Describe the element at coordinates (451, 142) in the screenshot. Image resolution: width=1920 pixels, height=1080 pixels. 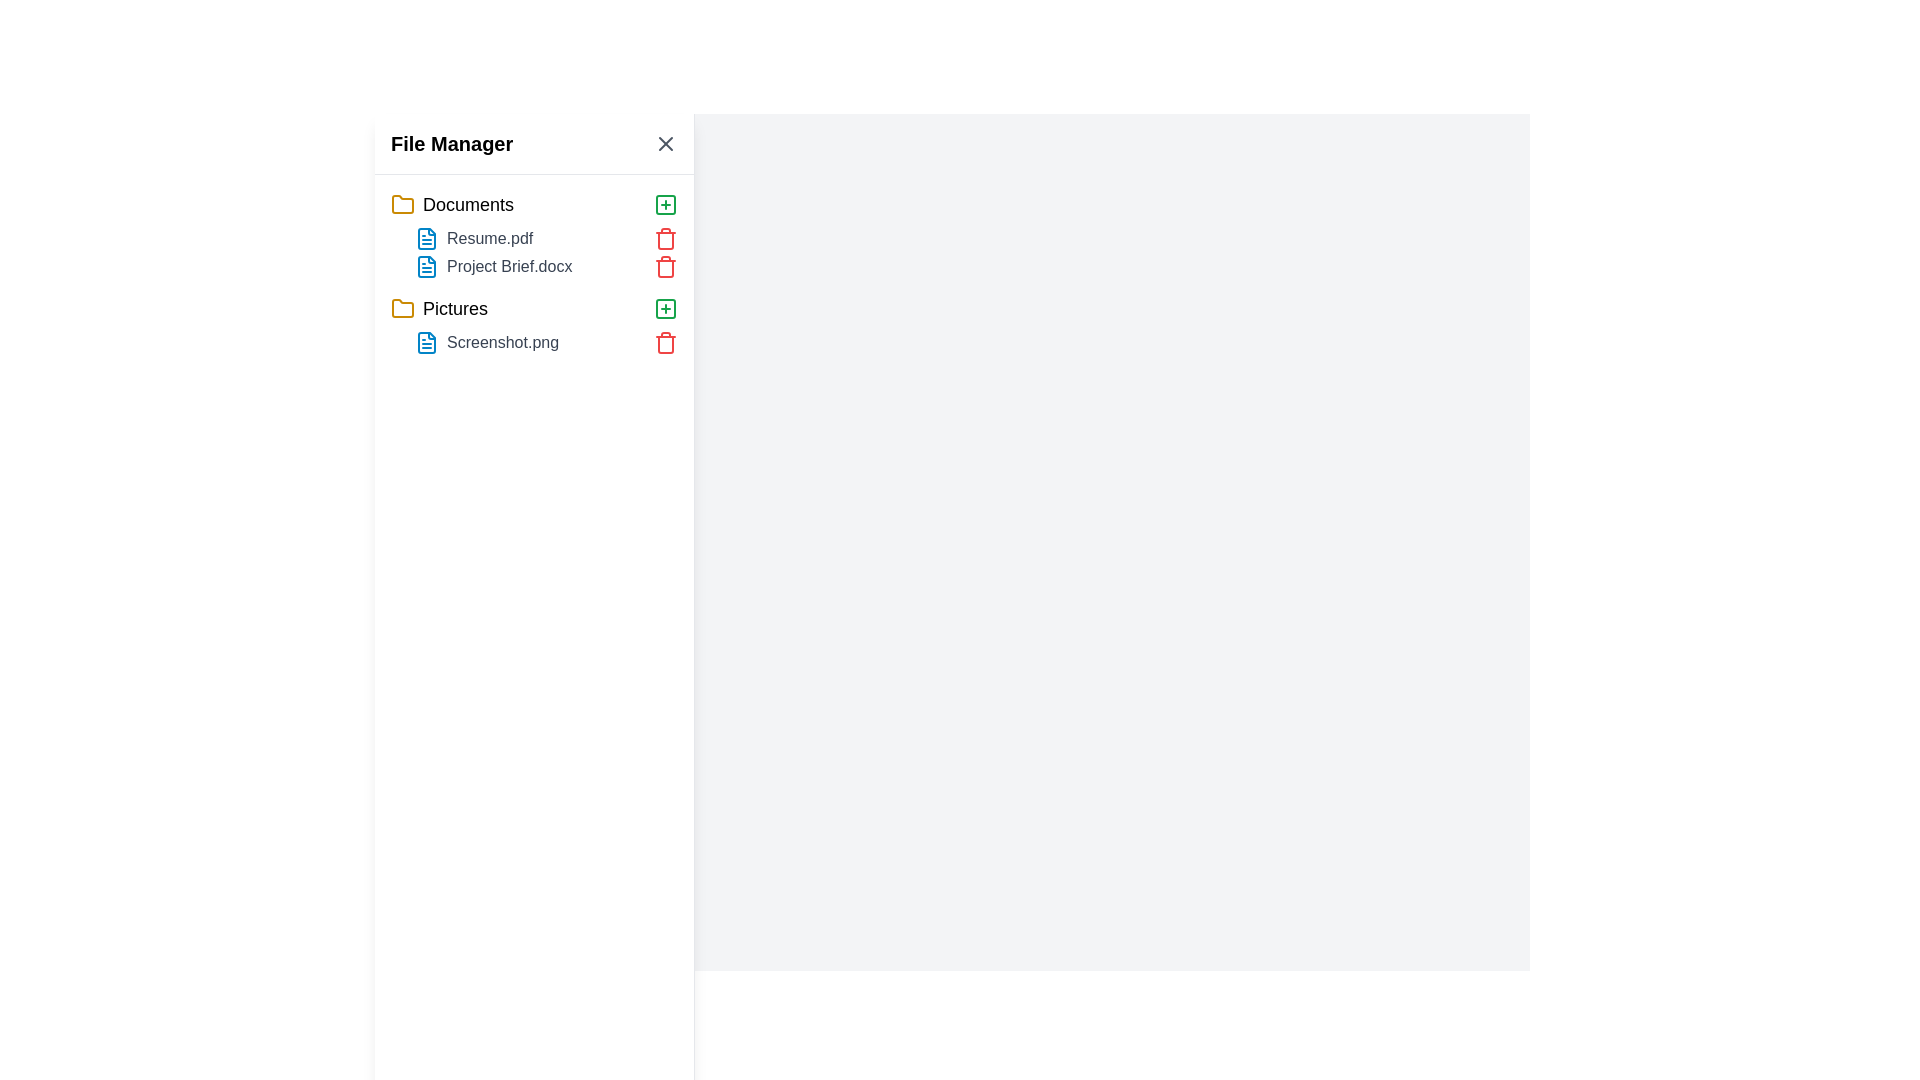
I see `the static text label that serves as the title for the file management interface, located in the top-left corner of the pane` at that location.